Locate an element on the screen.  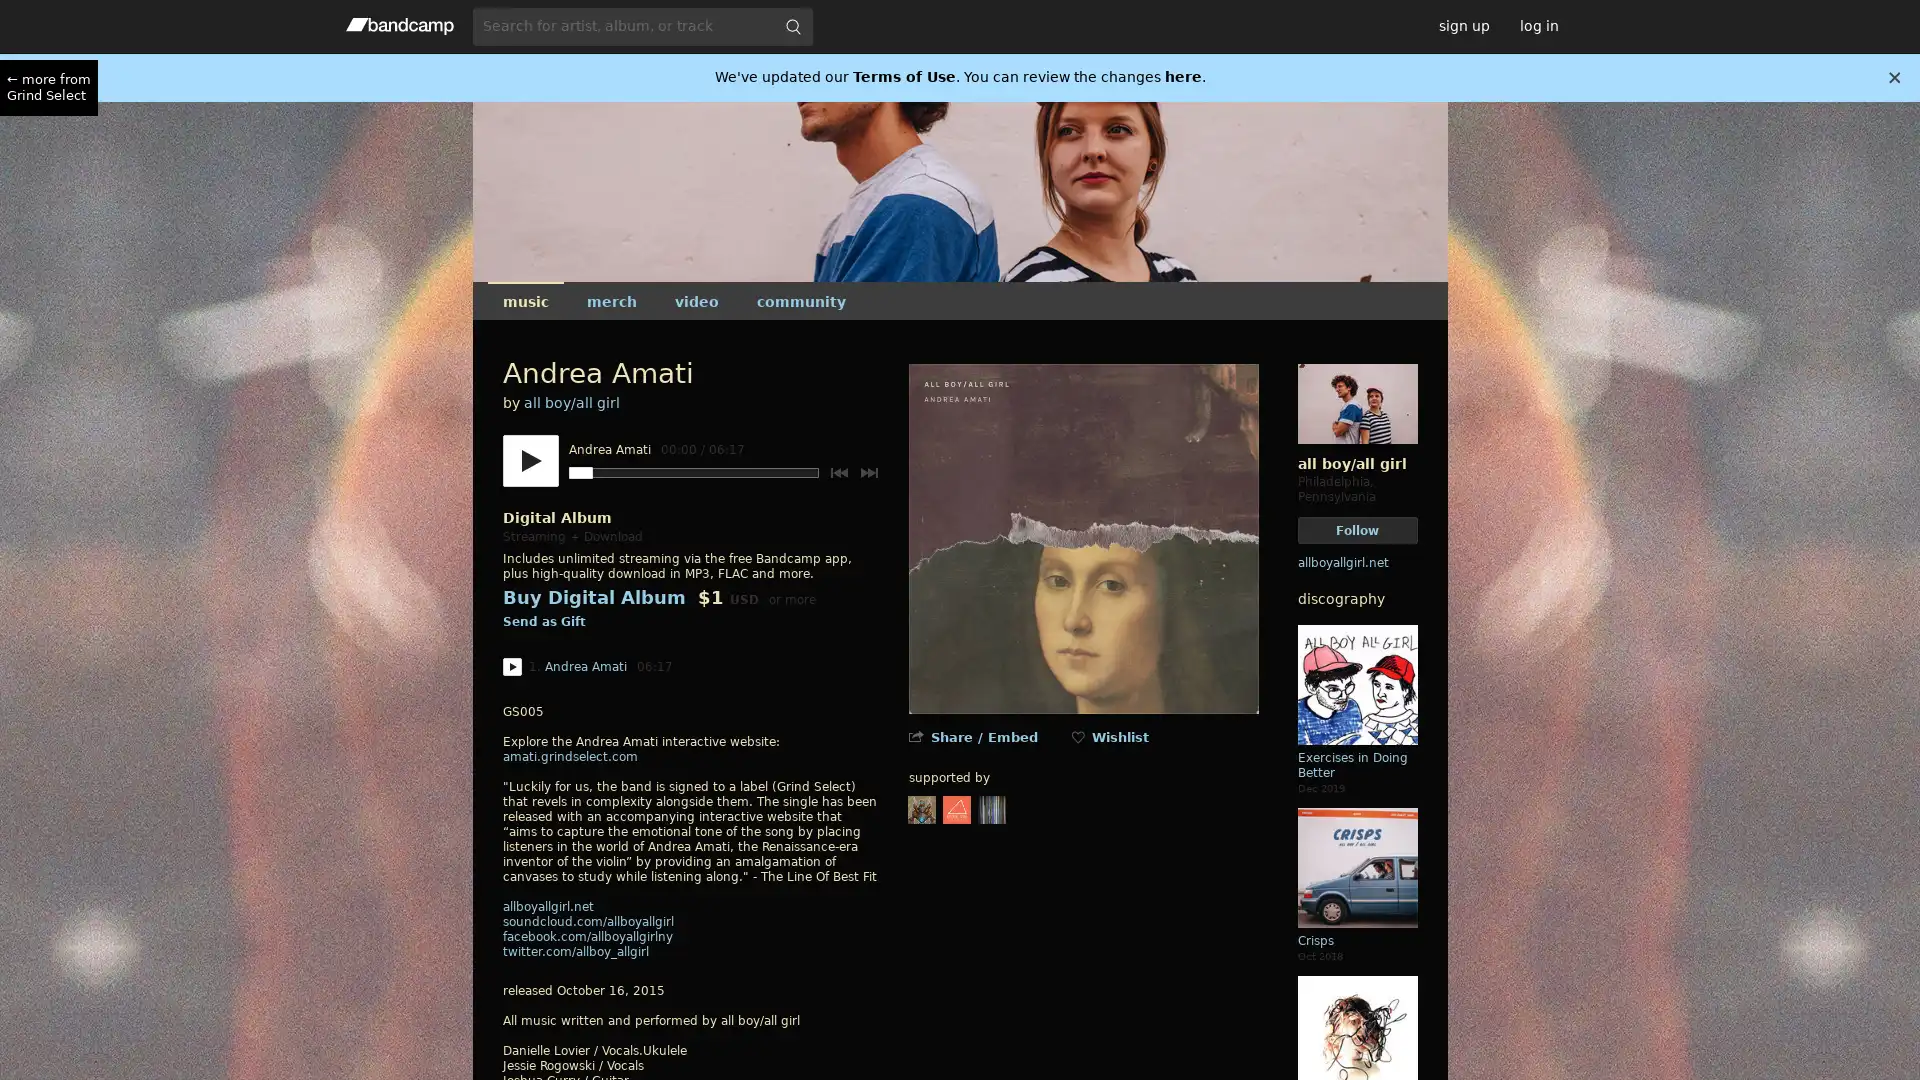
Play Andrea Amati is located at coordinates (511, 667).